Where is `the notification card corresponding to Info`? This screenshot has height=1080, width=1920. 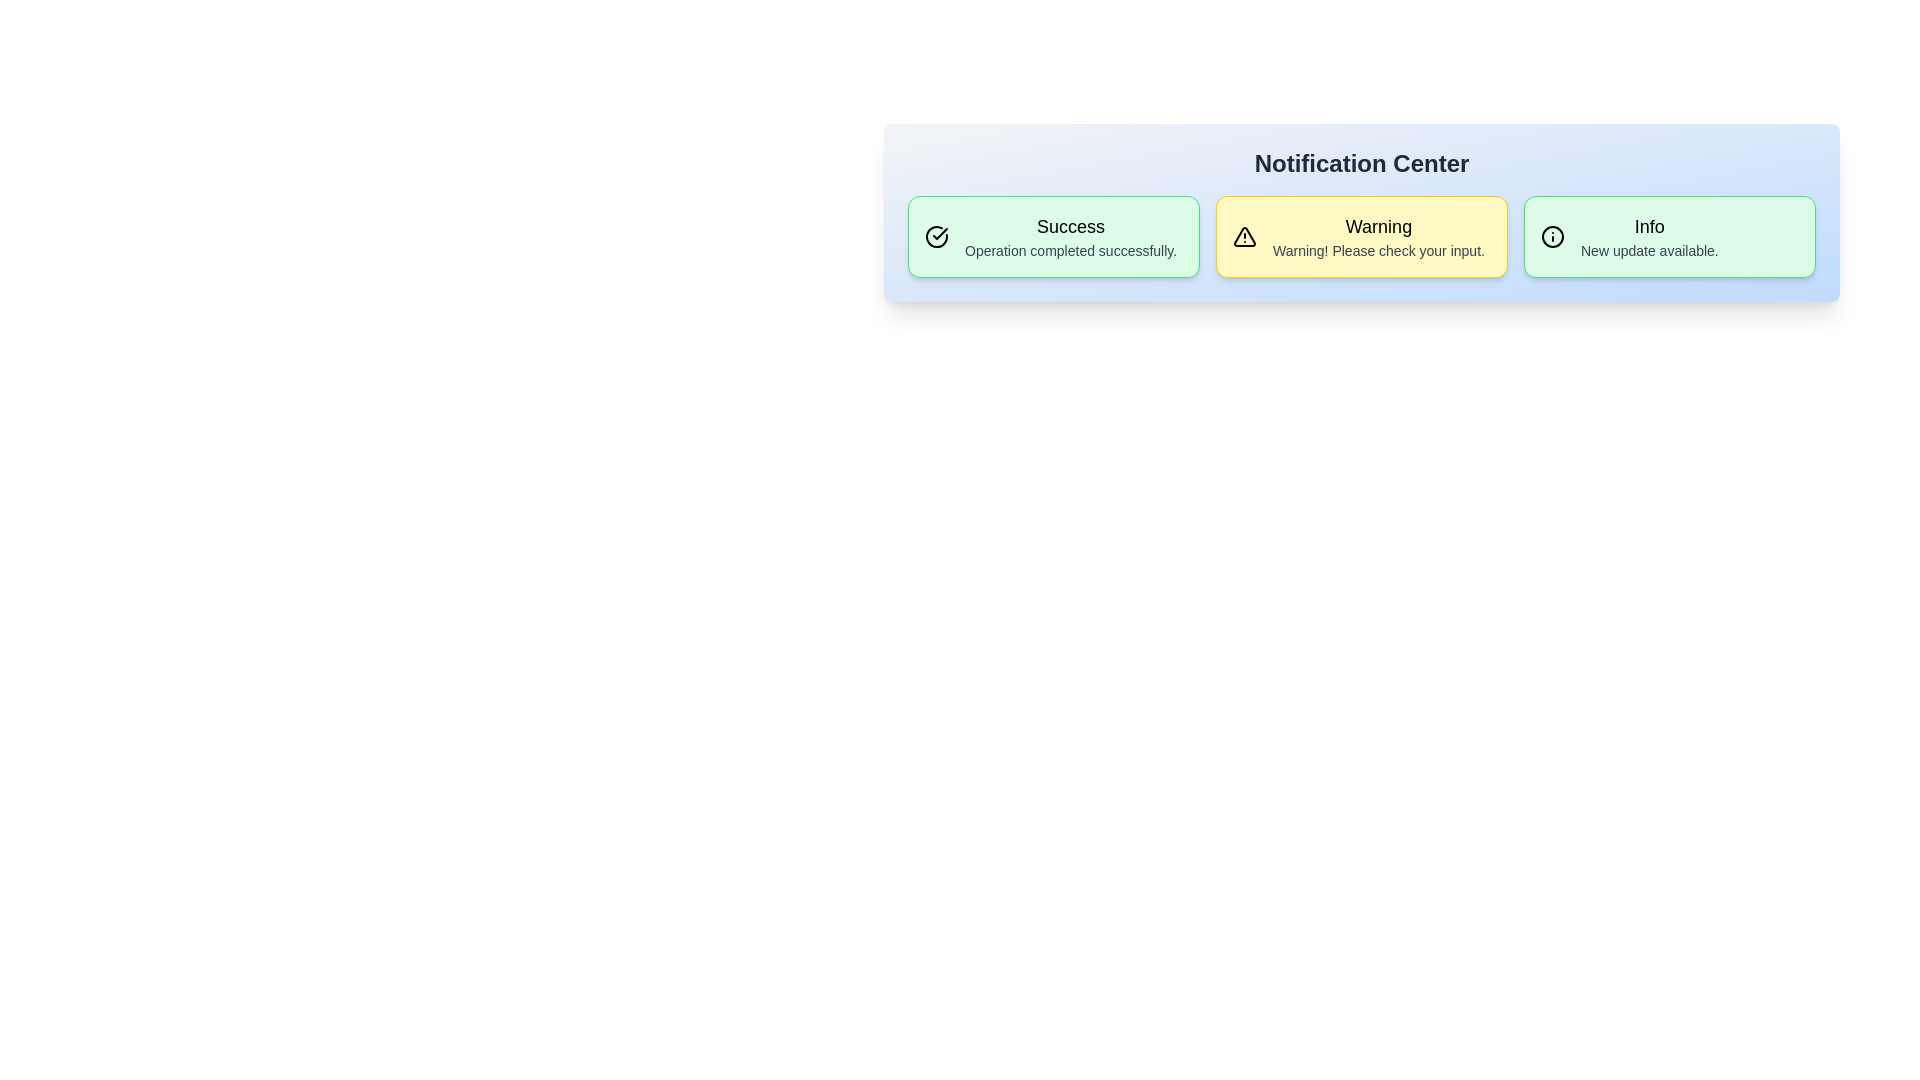
the notification card corresponding to Info is located at coordinates (1670, 235).